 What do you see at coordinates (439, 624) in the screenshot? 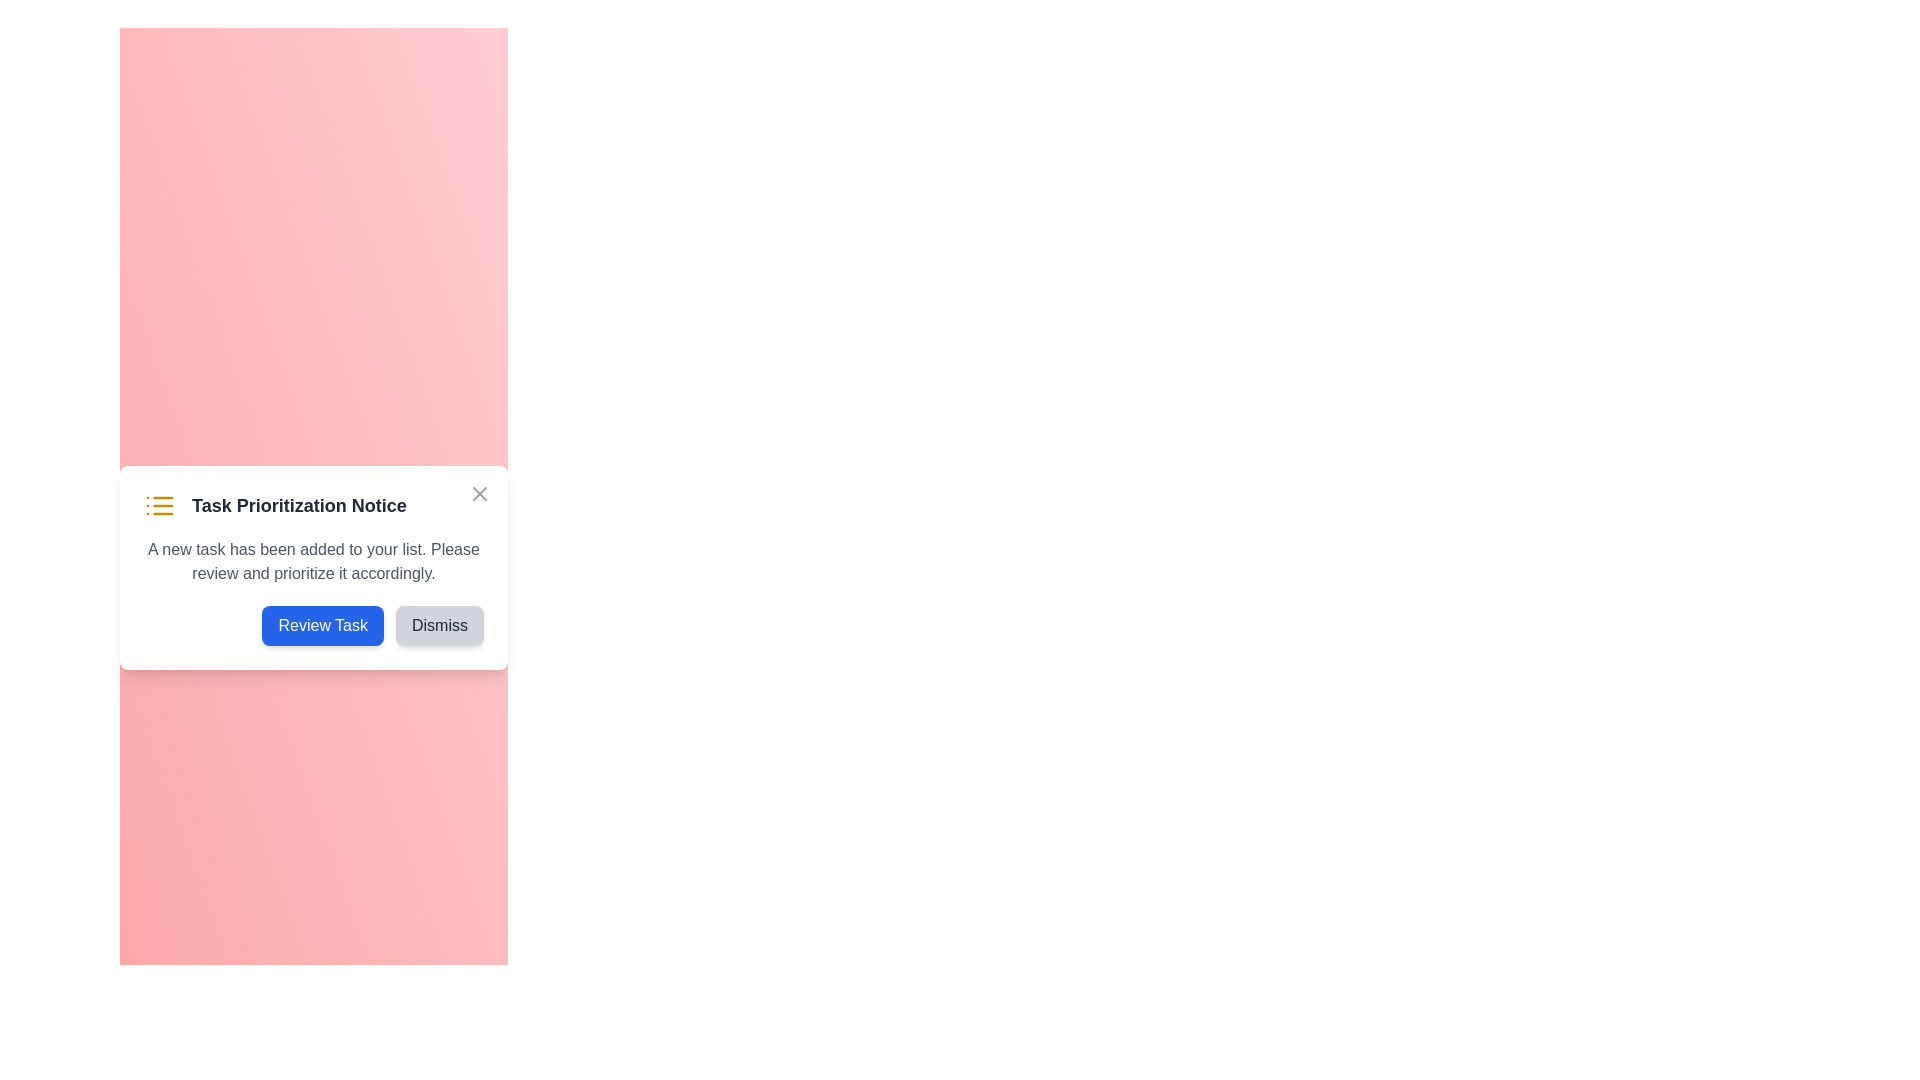
I see `the 'Dismiss' button to close the alert` at bounding box center [439, 624].